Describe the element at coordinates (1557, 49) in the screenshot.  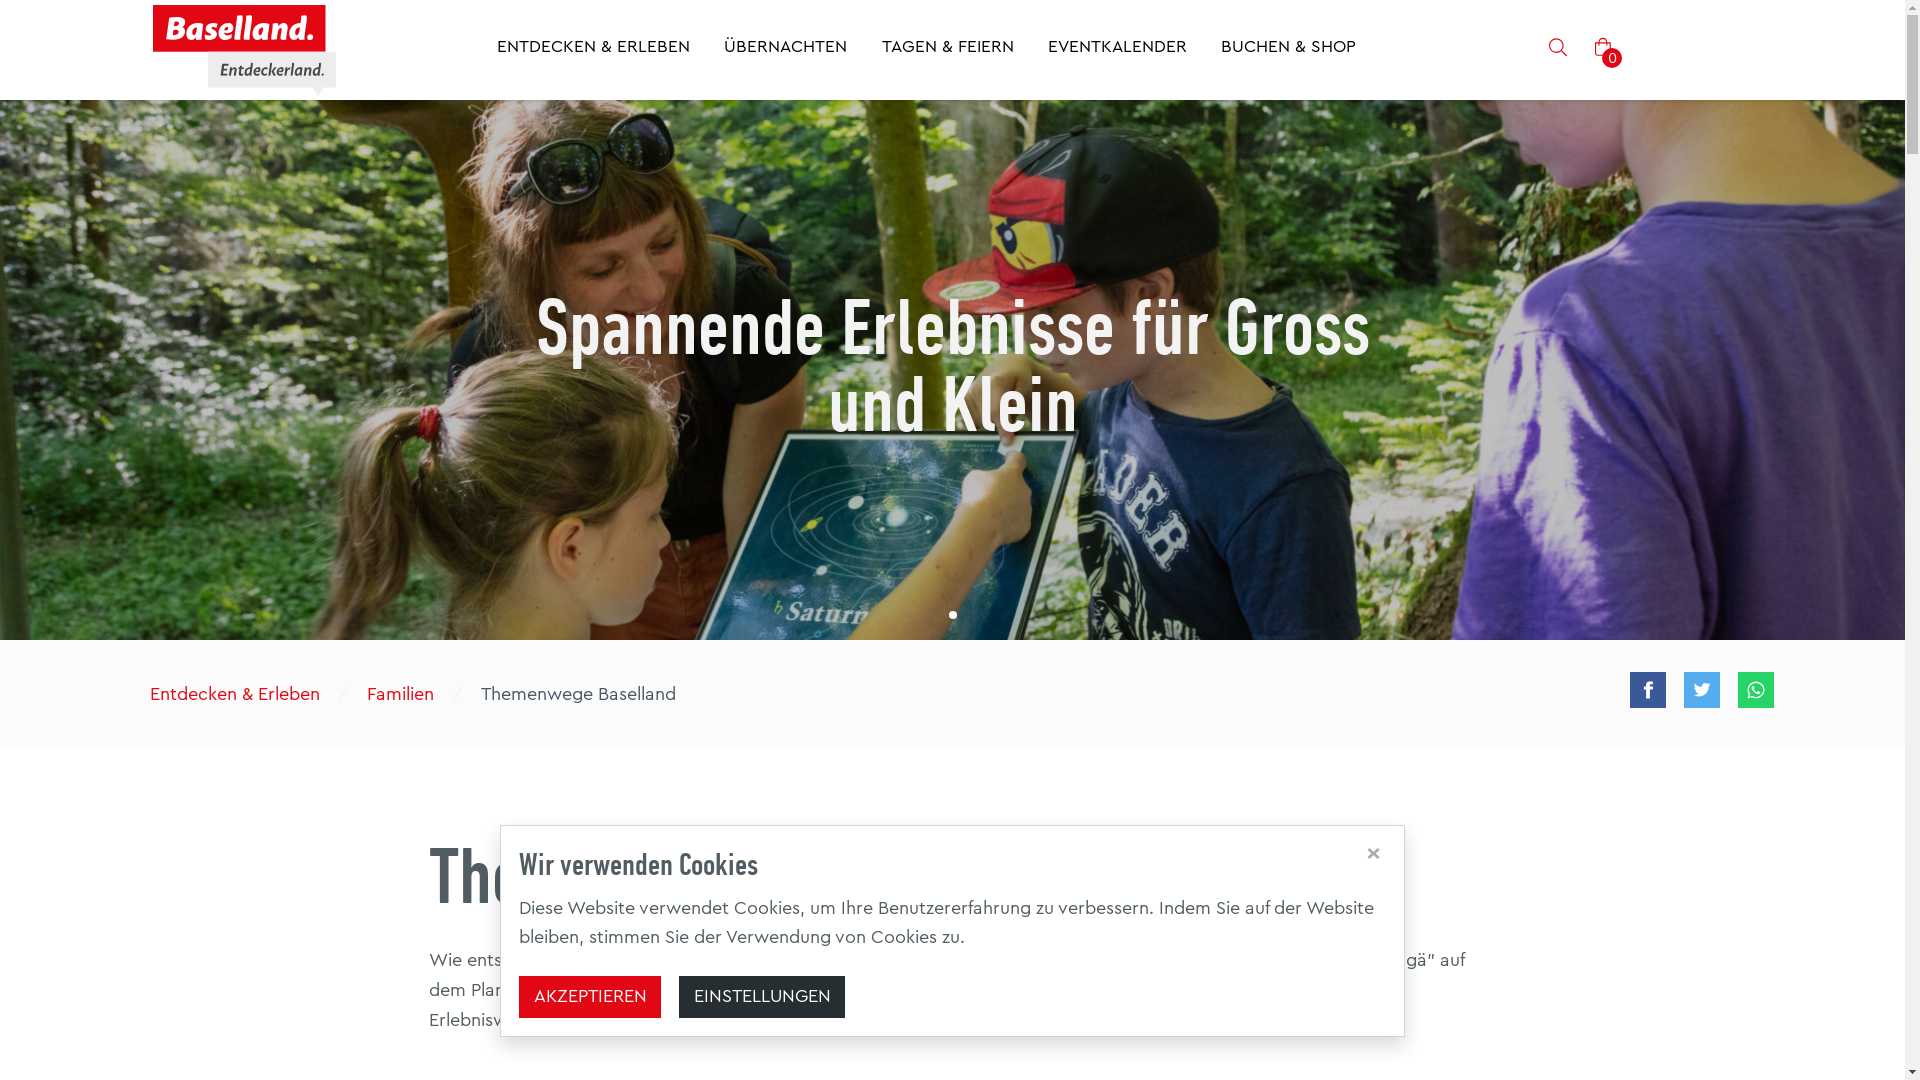
I see `'SUCHE'` at that location.